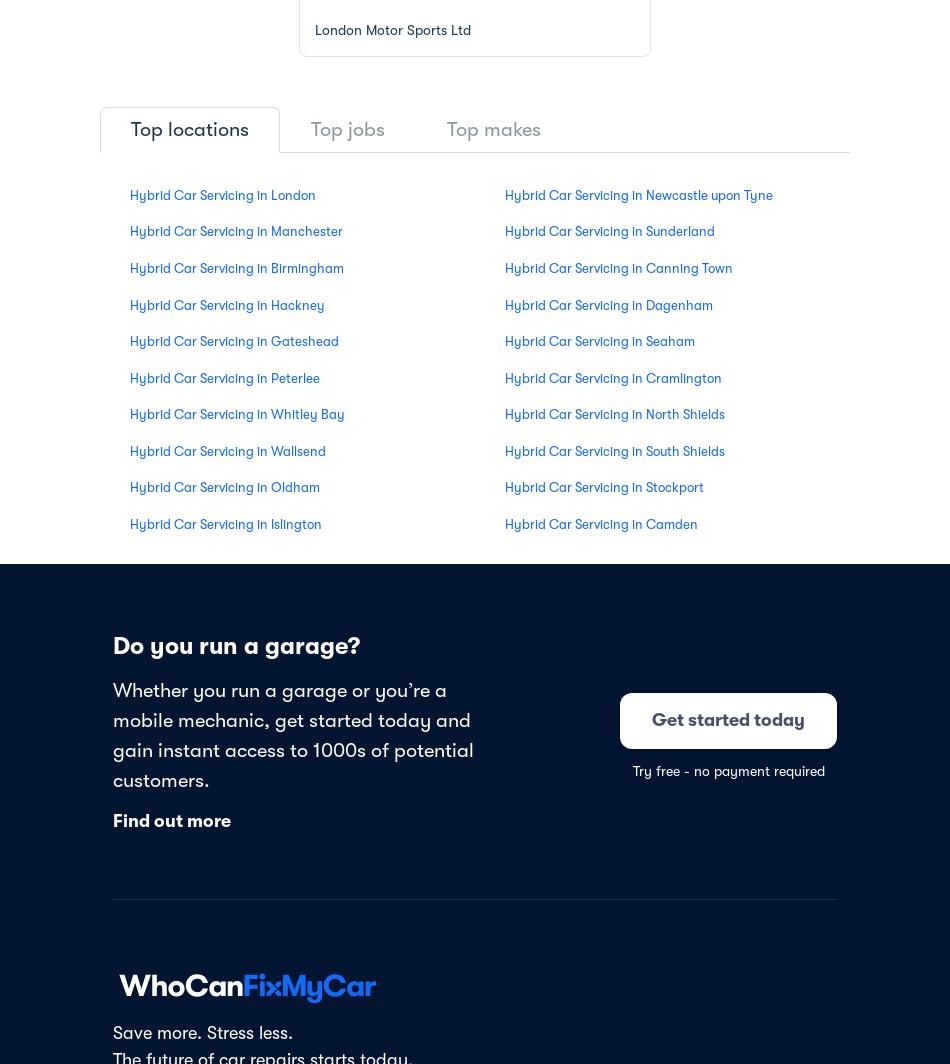 The width and height of the screenshot is (950, 1064). Describe the element at coordinates (203, 1031) in the screenshot. I see `'Save more. Stress less.'` at that location.